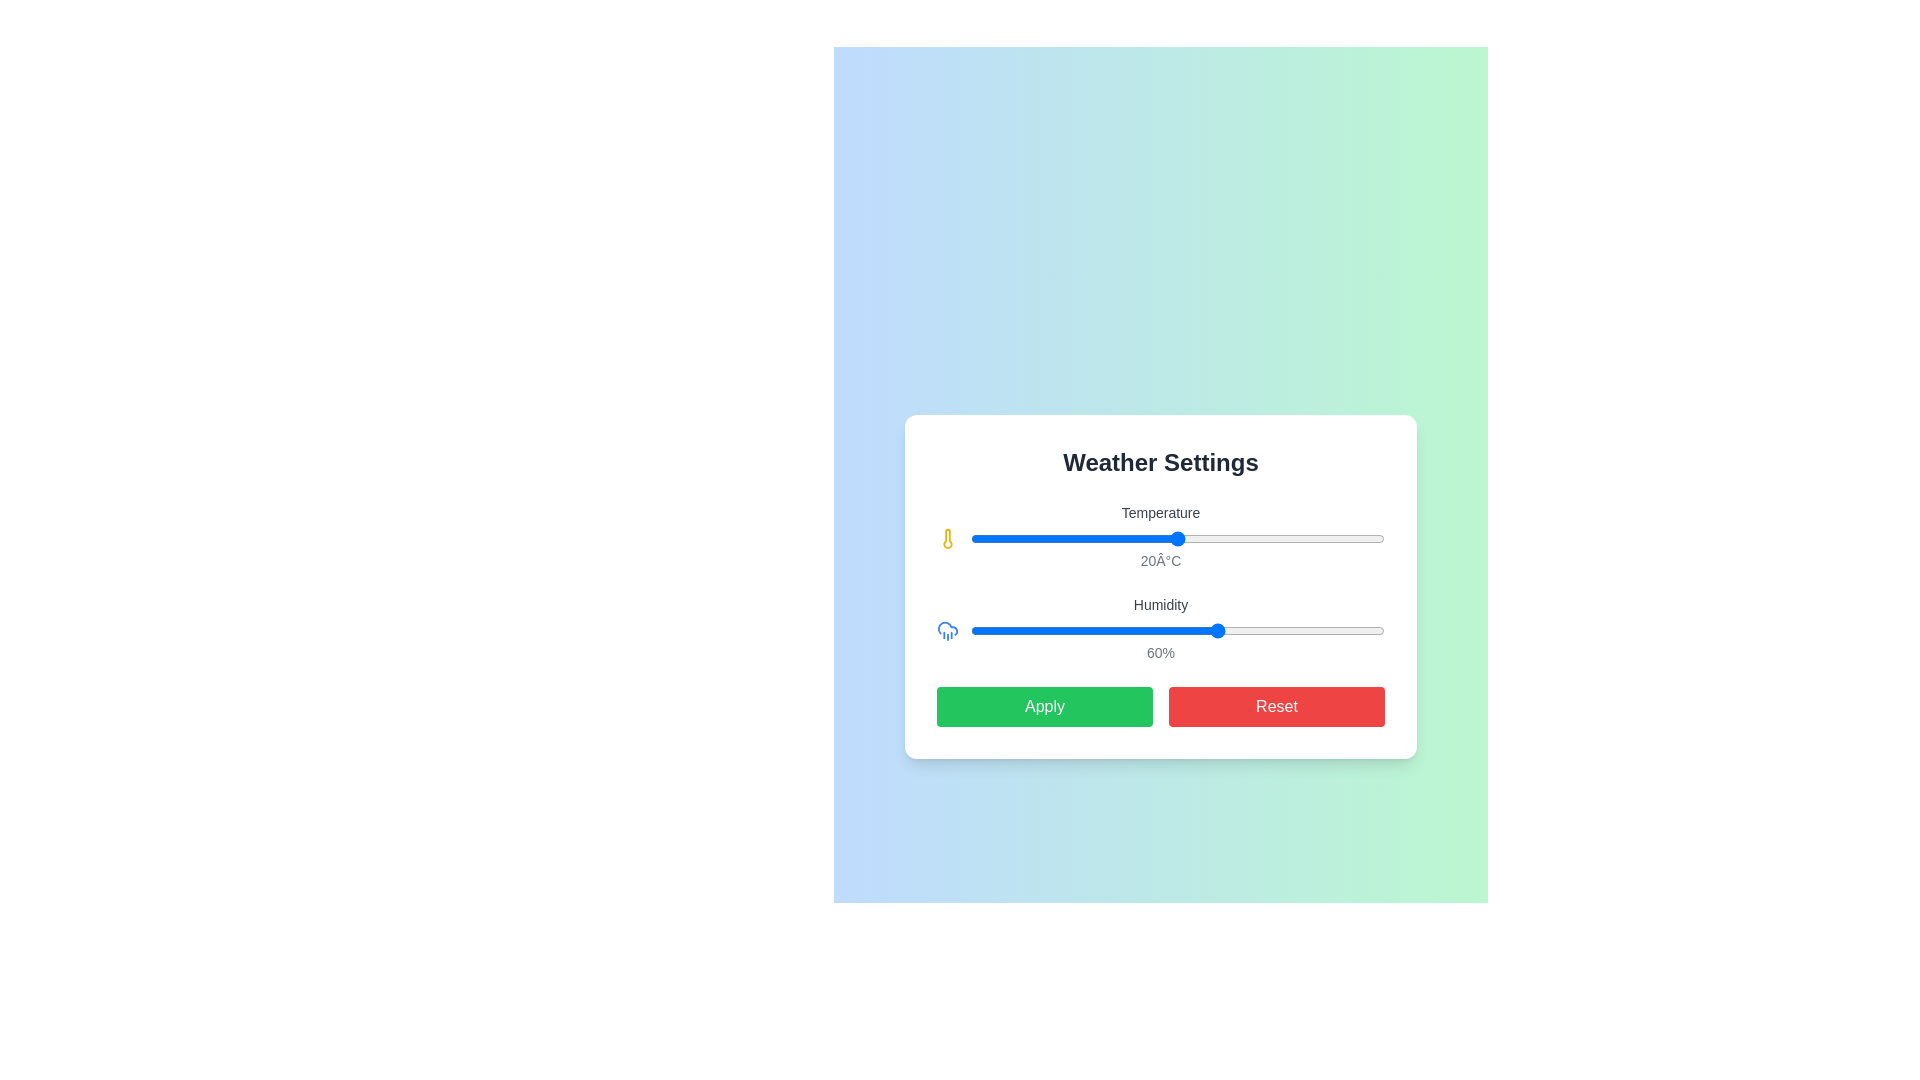  Describe the element at coordinates (1090, 631) in the screenshot. I see `humidity` at that location.